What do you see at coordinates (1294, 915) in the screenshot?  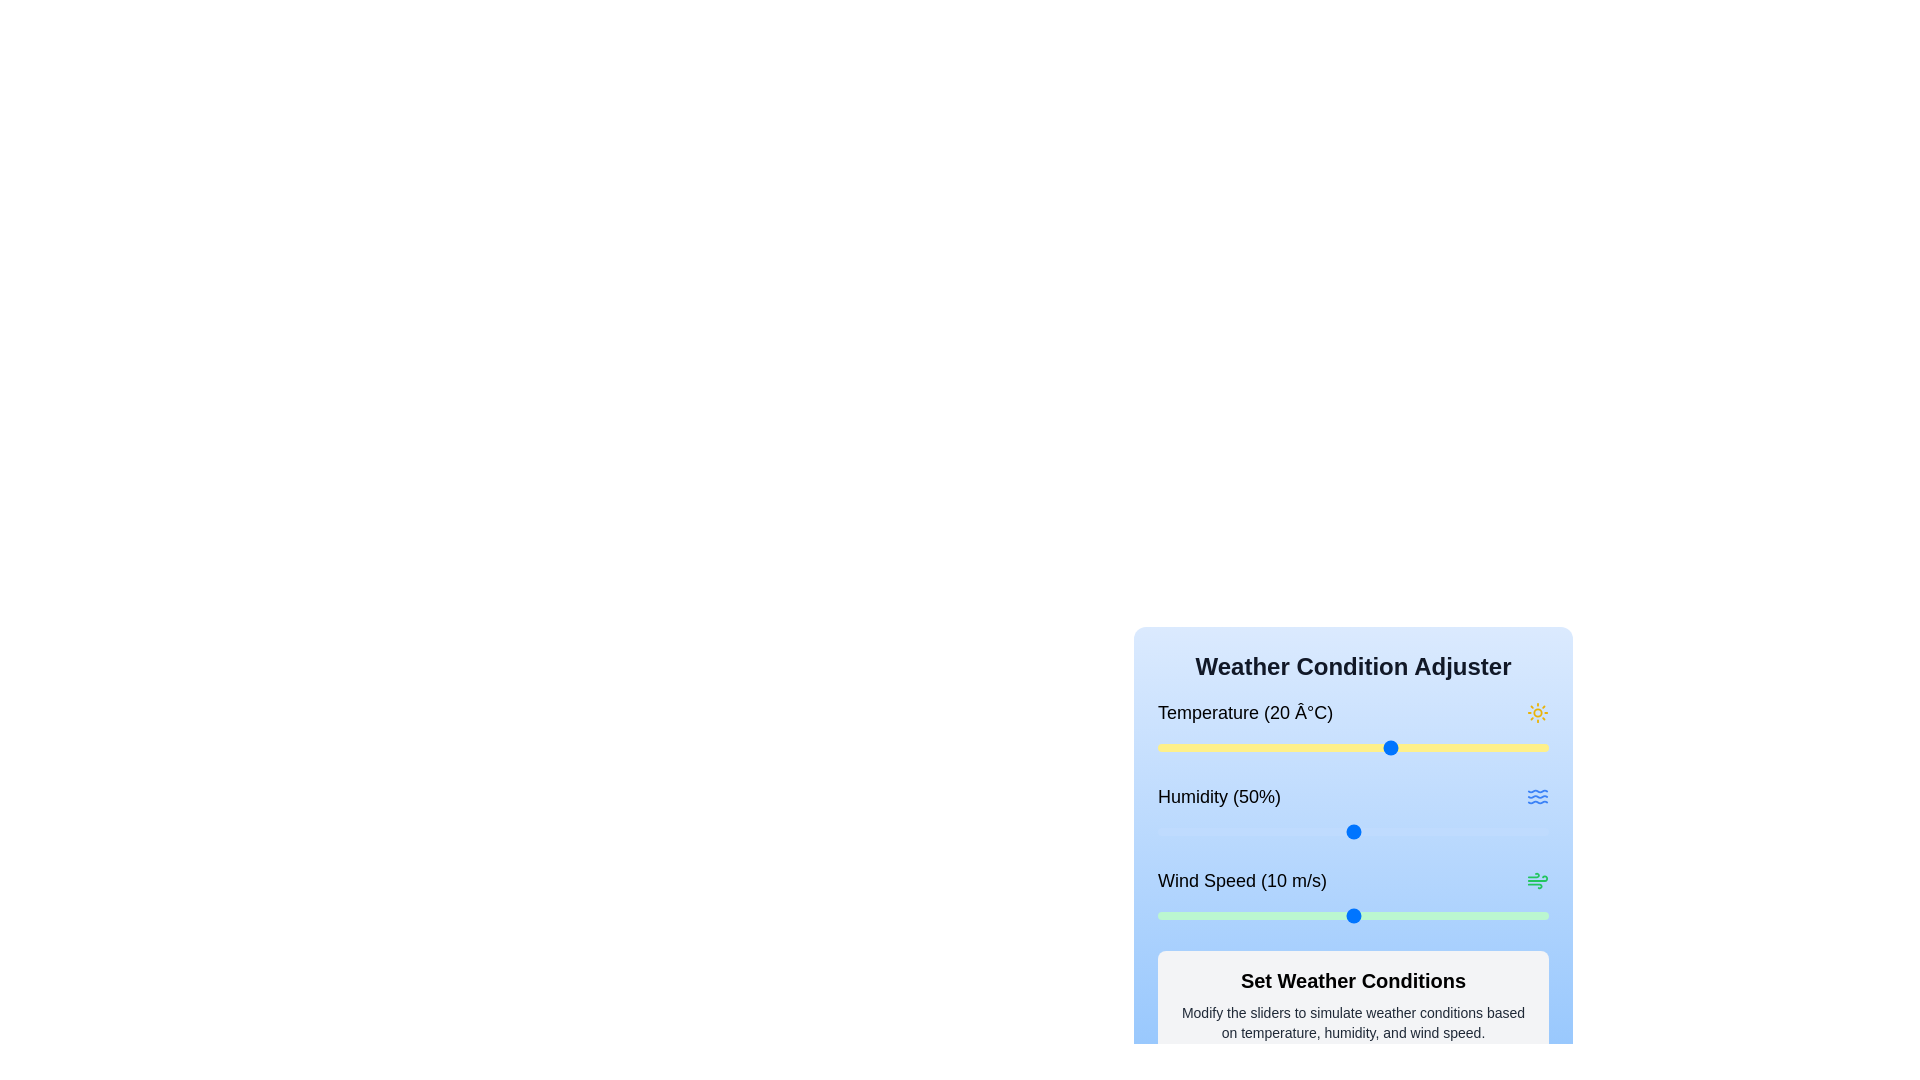 I see `the wind speed slider to set the wind speed to 7 m/s` at bounding box center [1294, 915].